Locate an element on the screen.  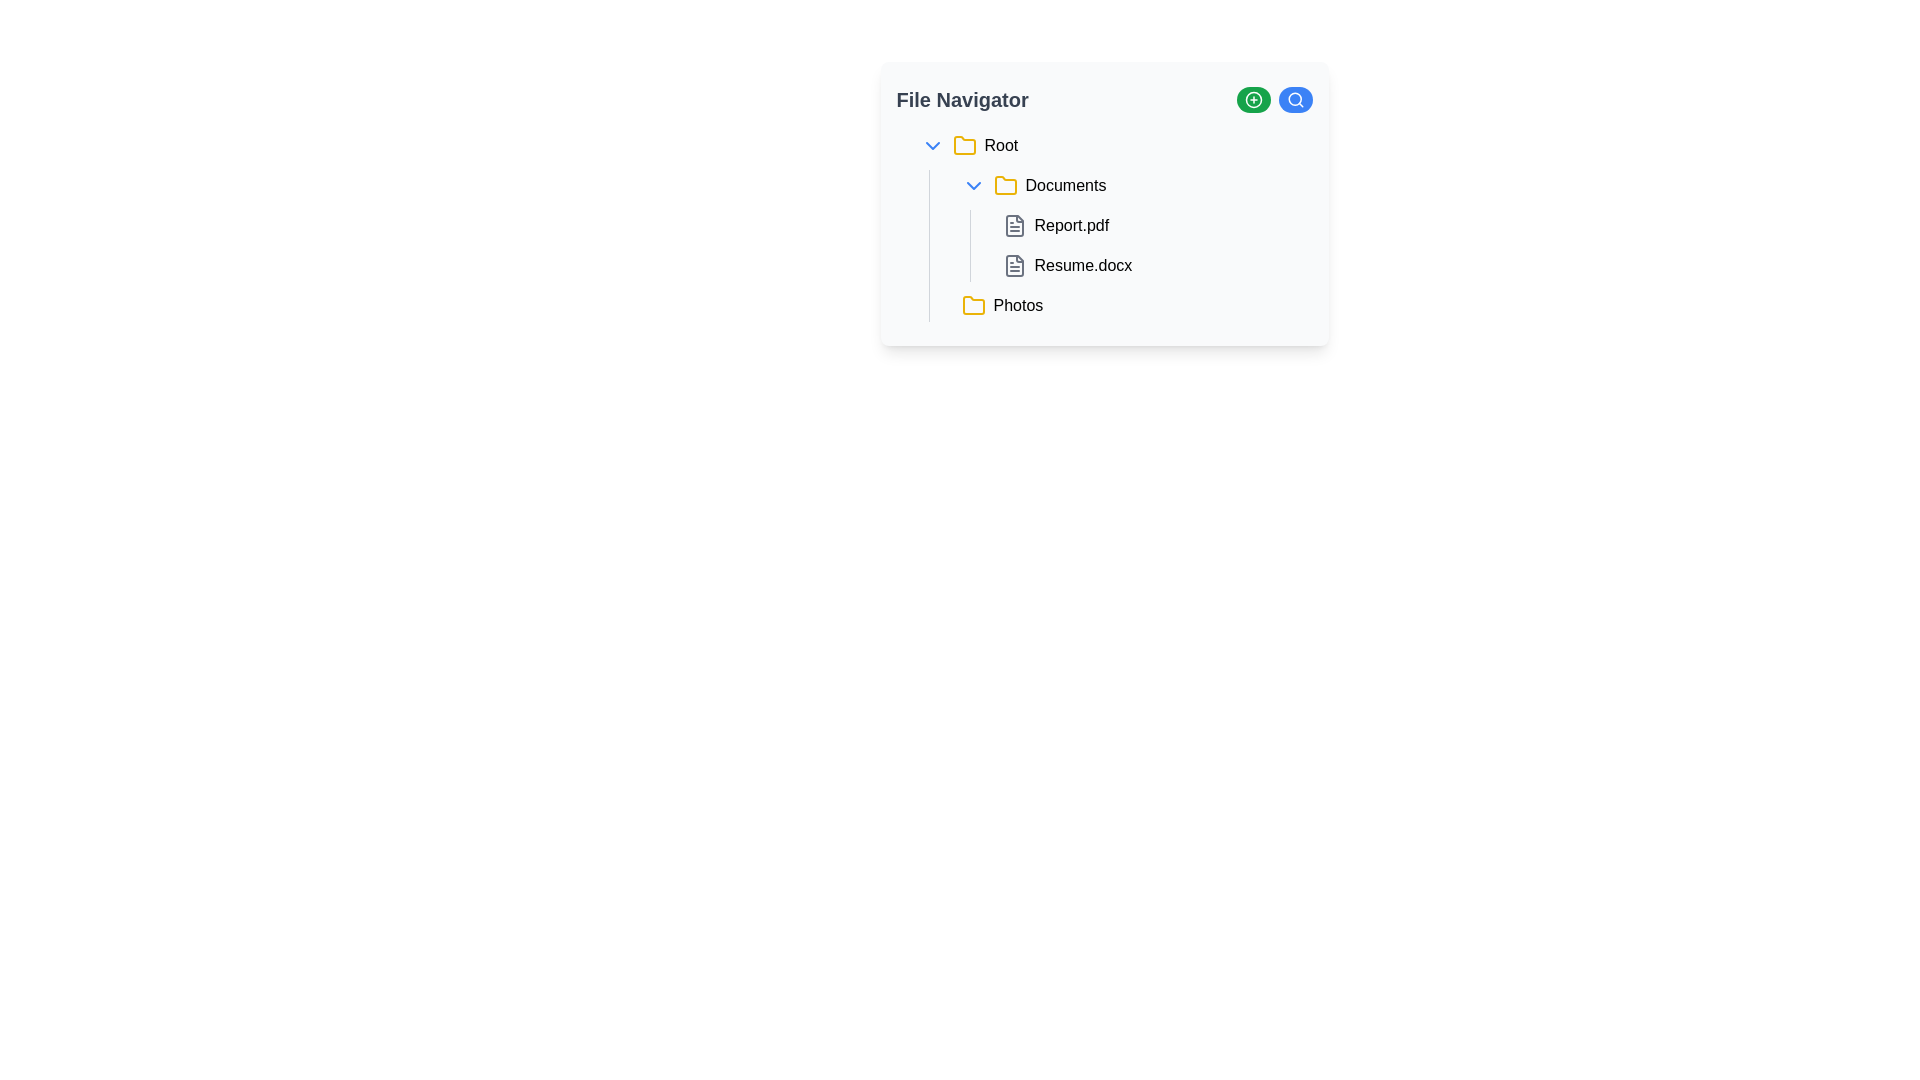
a file from the File list located in the 'Documents' folder section of the hierarchical file navigator interface is located at coordinates (1141, 245).